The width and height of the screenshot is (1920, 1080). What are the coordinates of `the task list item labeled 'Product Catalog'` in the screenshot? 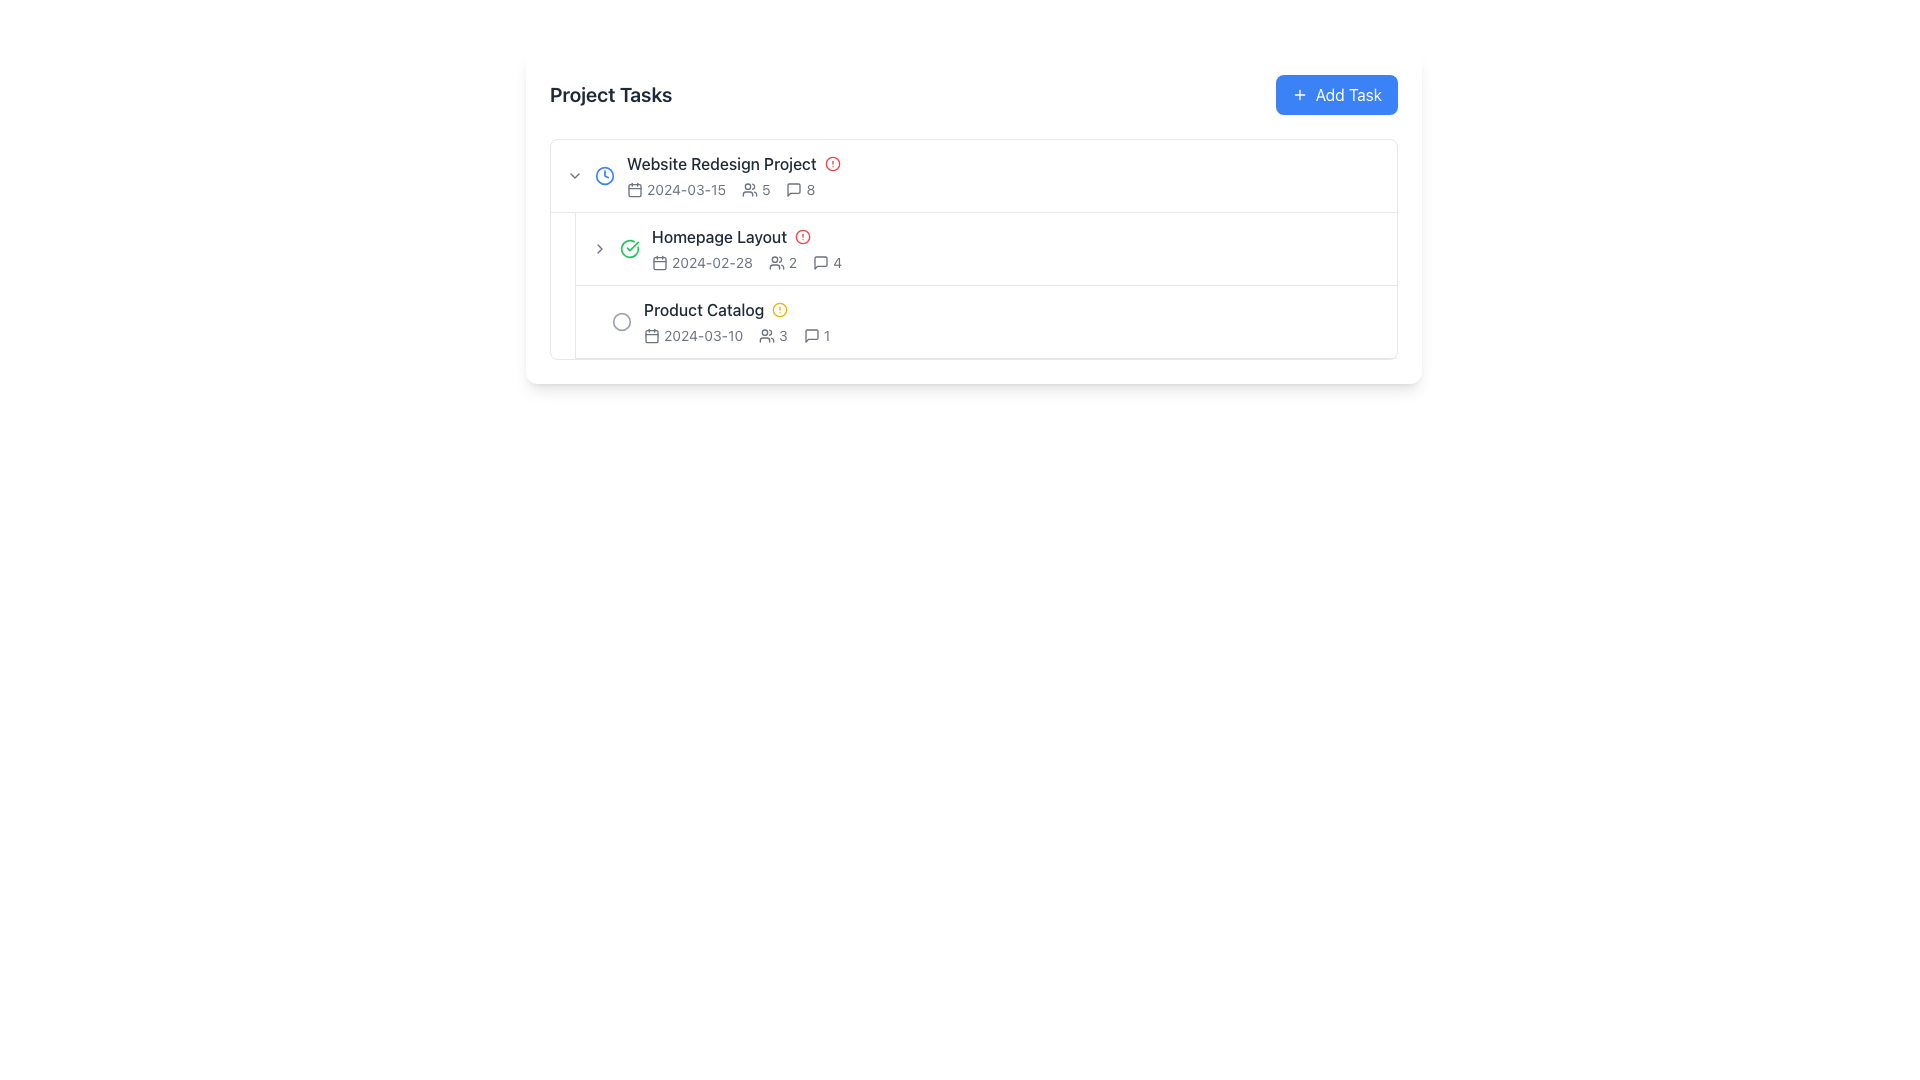 It's located at (986, 321).